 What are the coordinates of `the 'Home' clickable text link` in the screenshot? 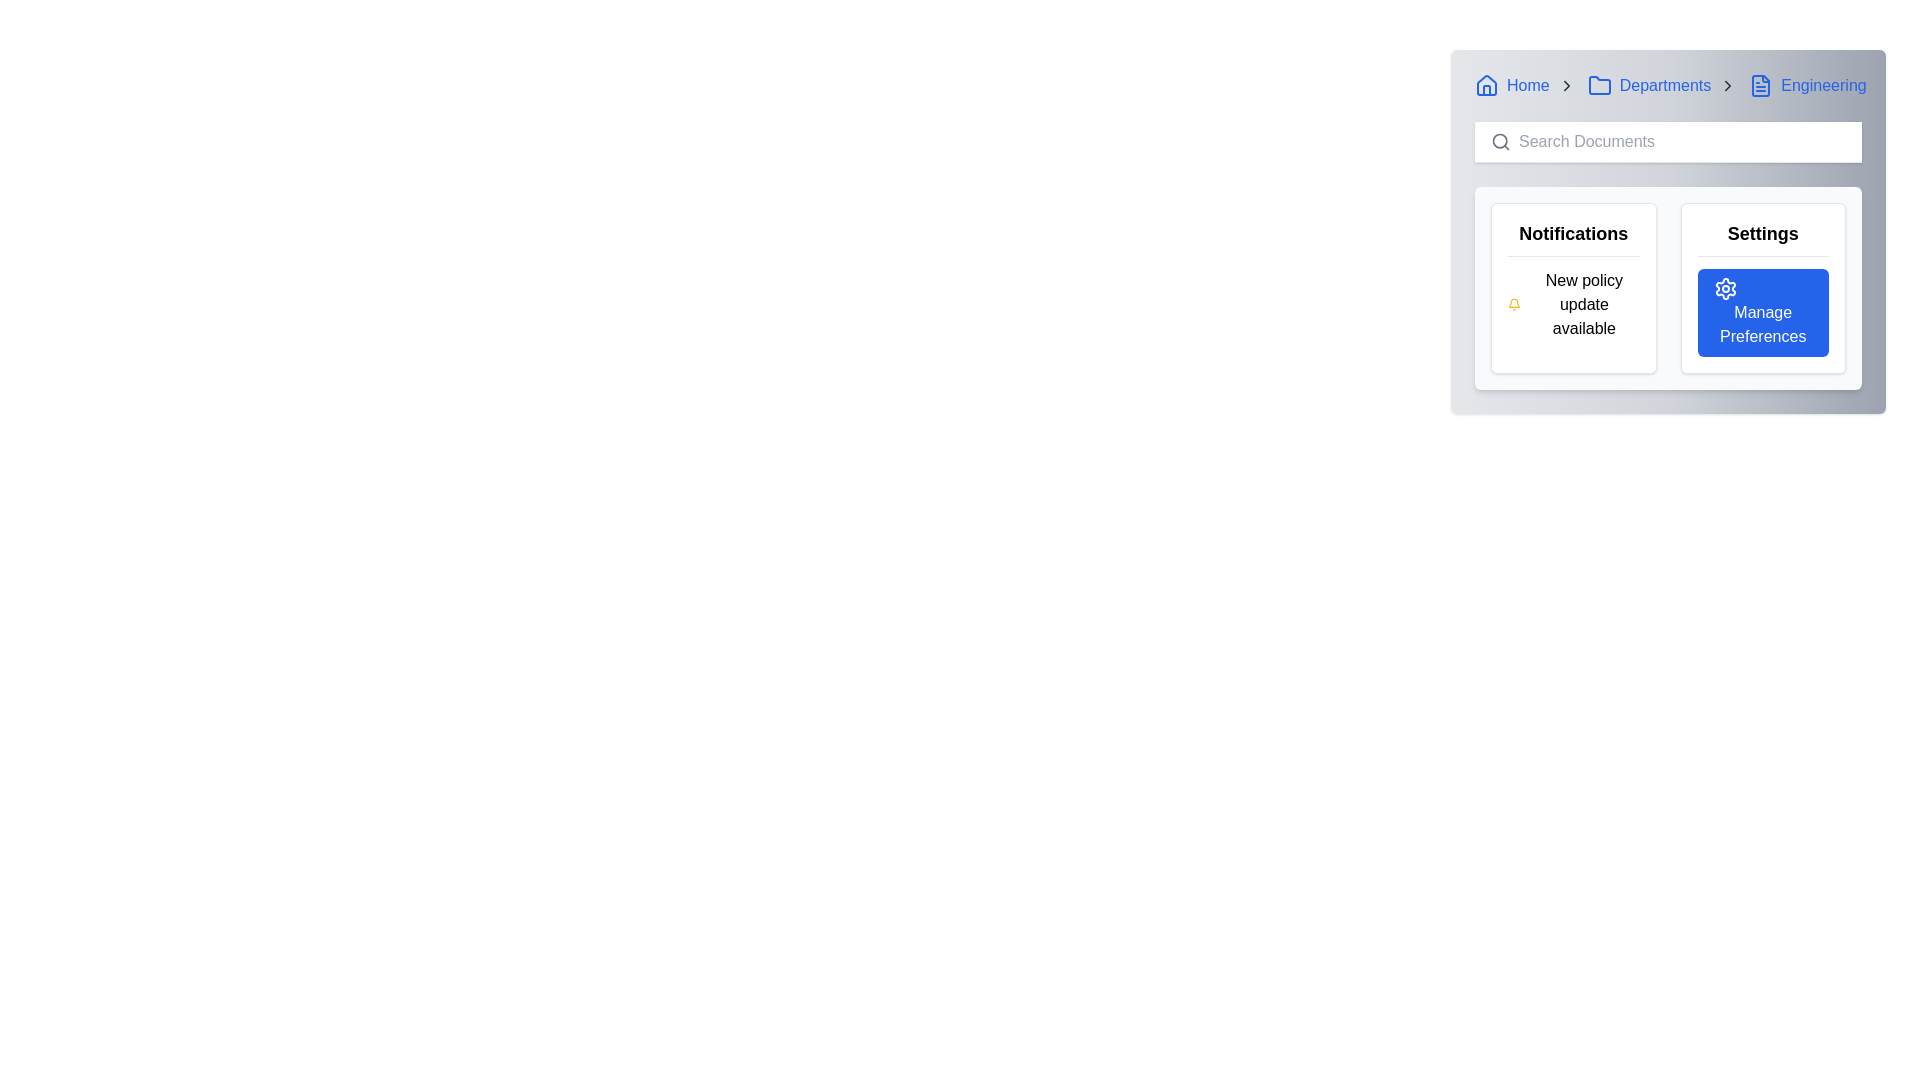 It's located at (1512, 84).